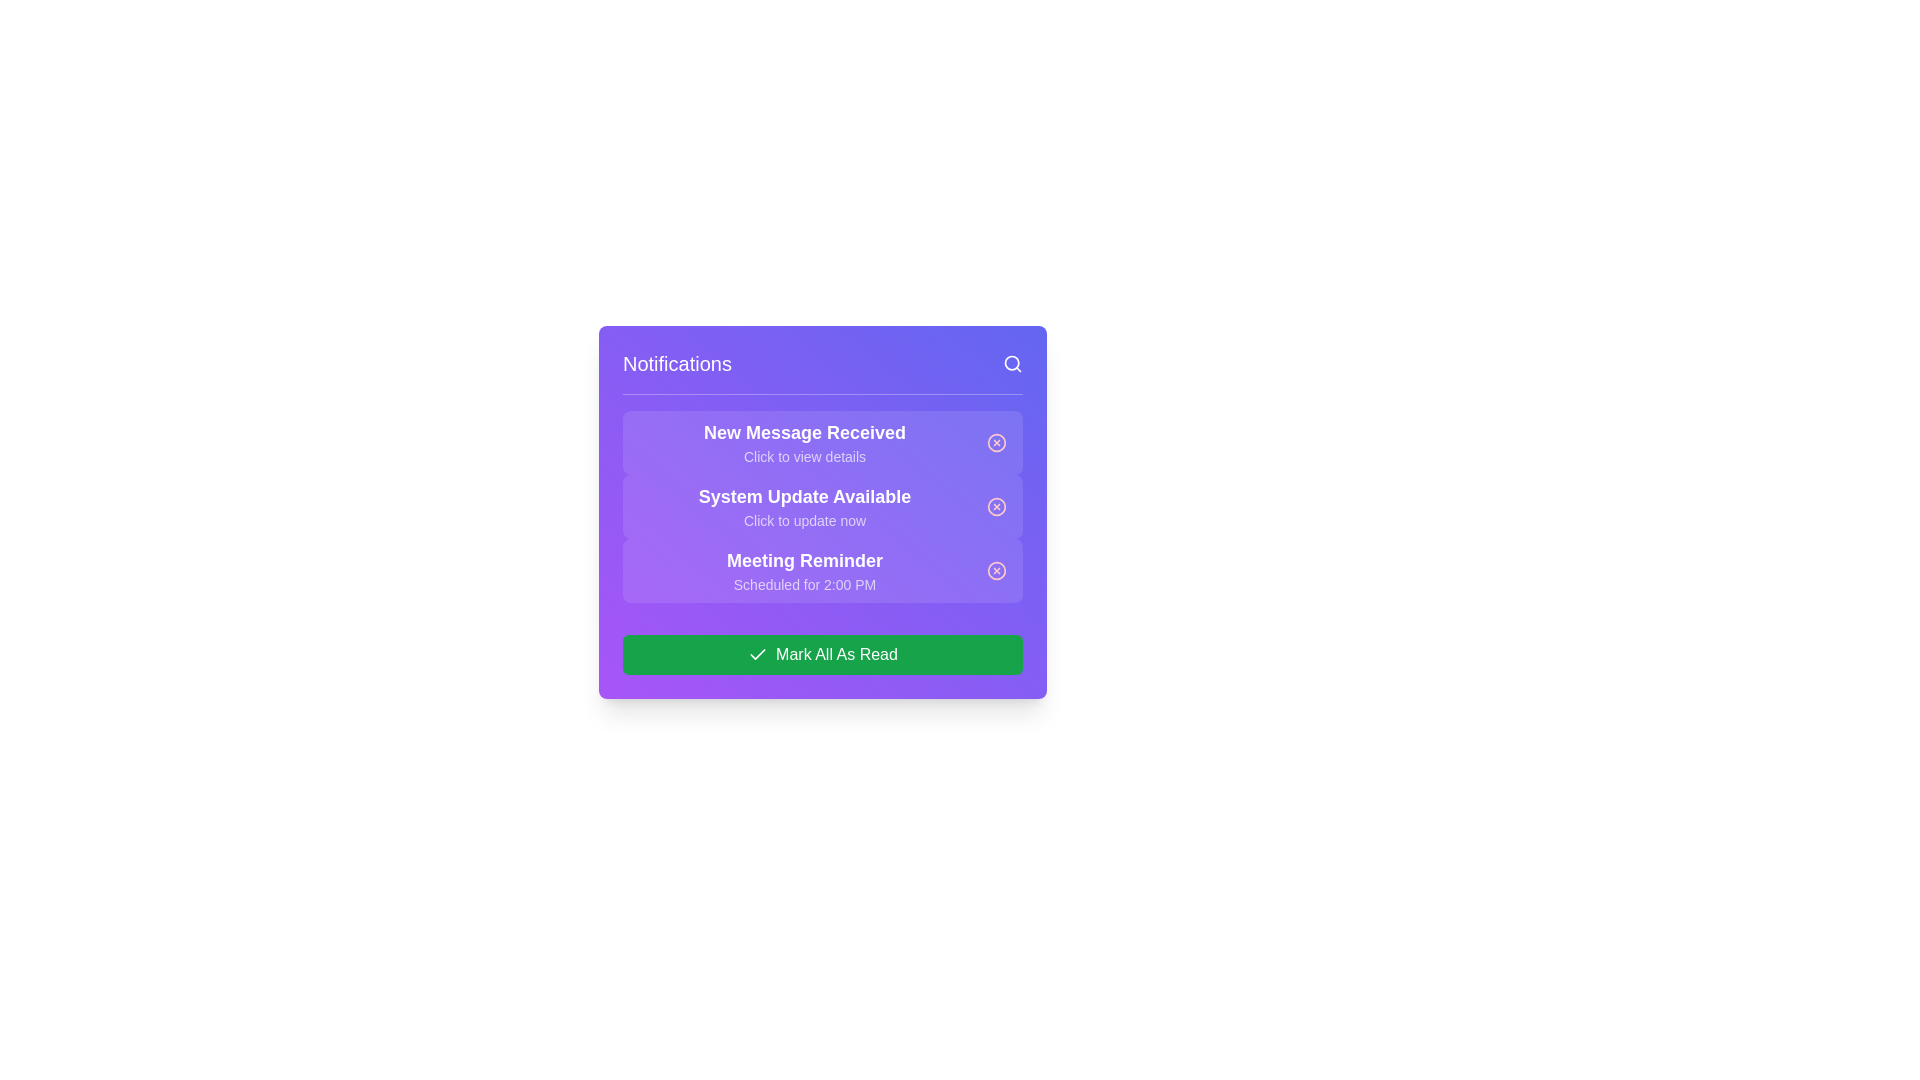 The width and height of the screenshot is (1920, 1080). What do you see at coordinates (1012, 363) in the screenshot?
I see `the magnifying glass icon in the top-right corner of the 'Notifications' section` at bounding box center [1012, 363].